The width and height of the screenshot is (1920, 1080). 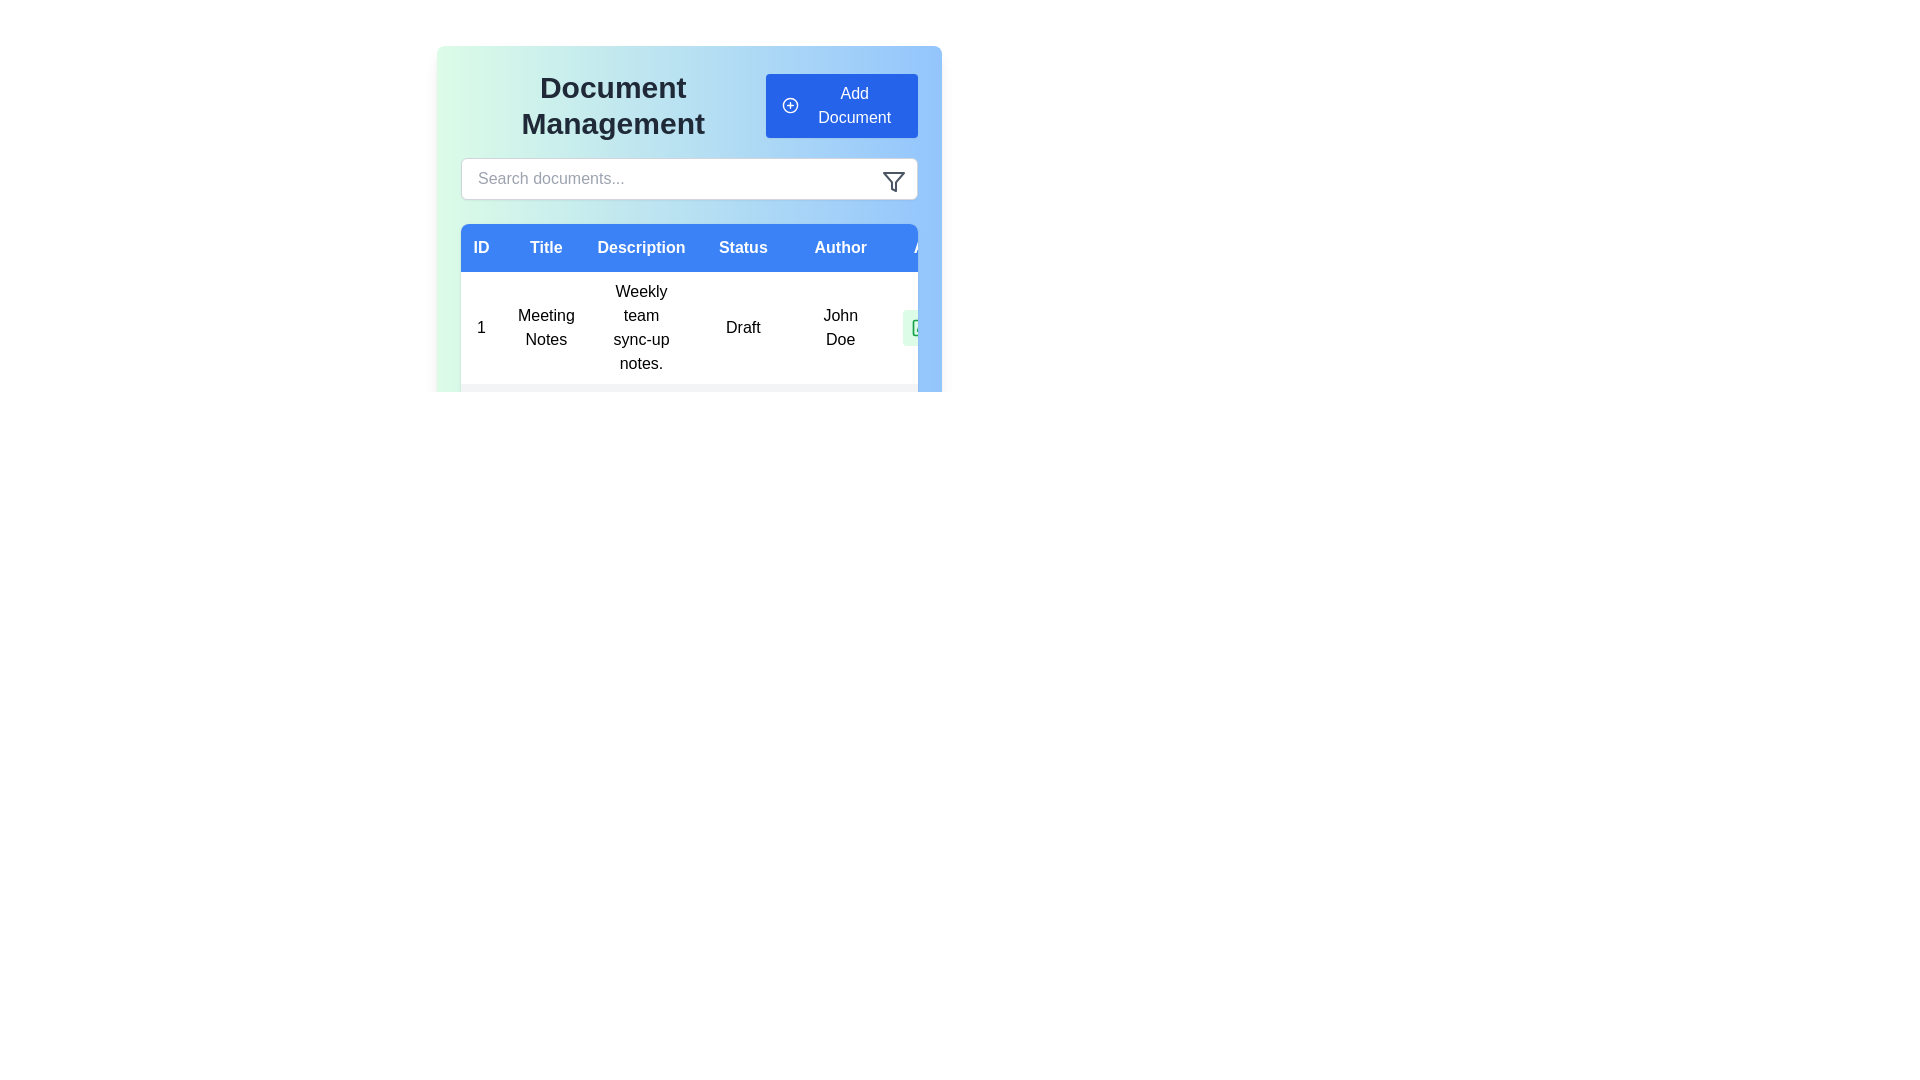 I want to click on the text label displaying 'Weekly team sync-up notes' located in the third column of the meeting notes table, so click(x=641, y=326).